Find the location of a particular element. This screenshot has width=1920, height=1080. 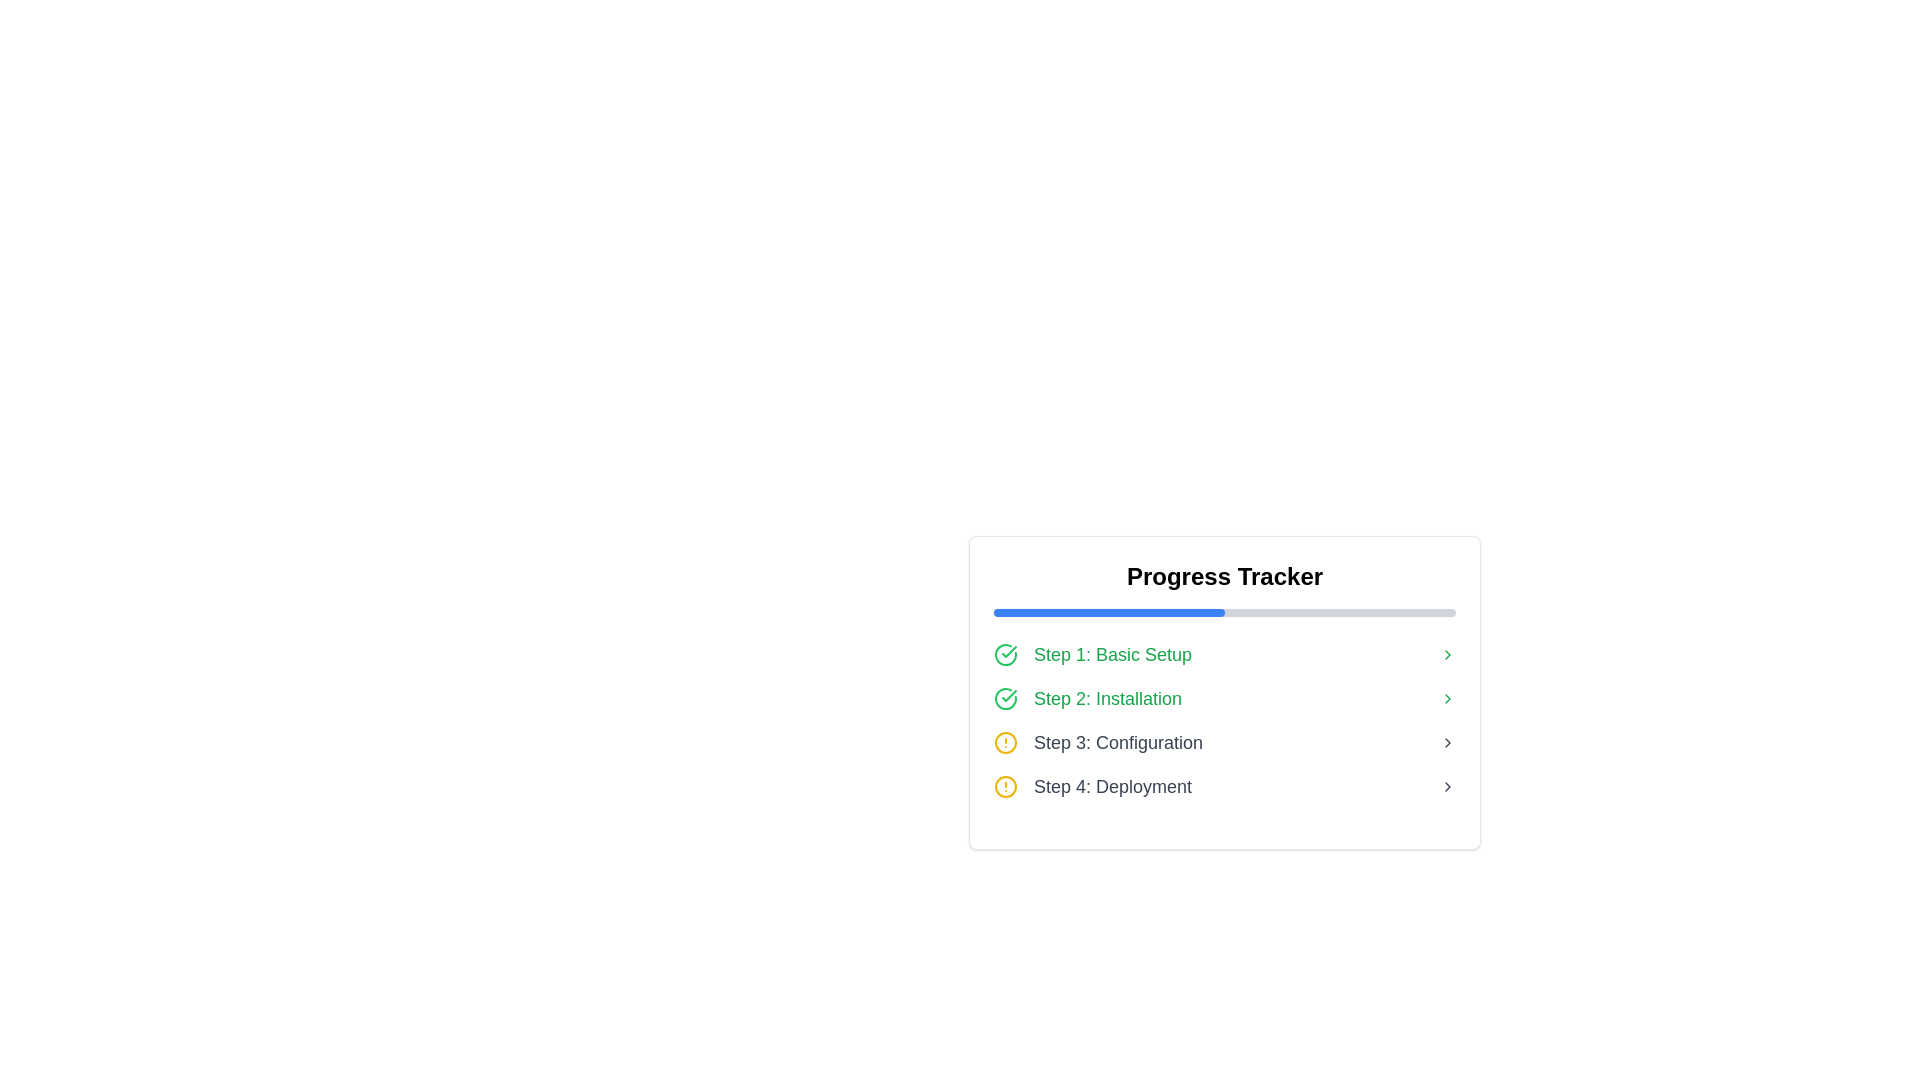

the current state of the circular green icon with a checkmark that indicates the completion of 'Step 1: Basic Setup' in the progress tracker is located at coordinates (1006, 655).